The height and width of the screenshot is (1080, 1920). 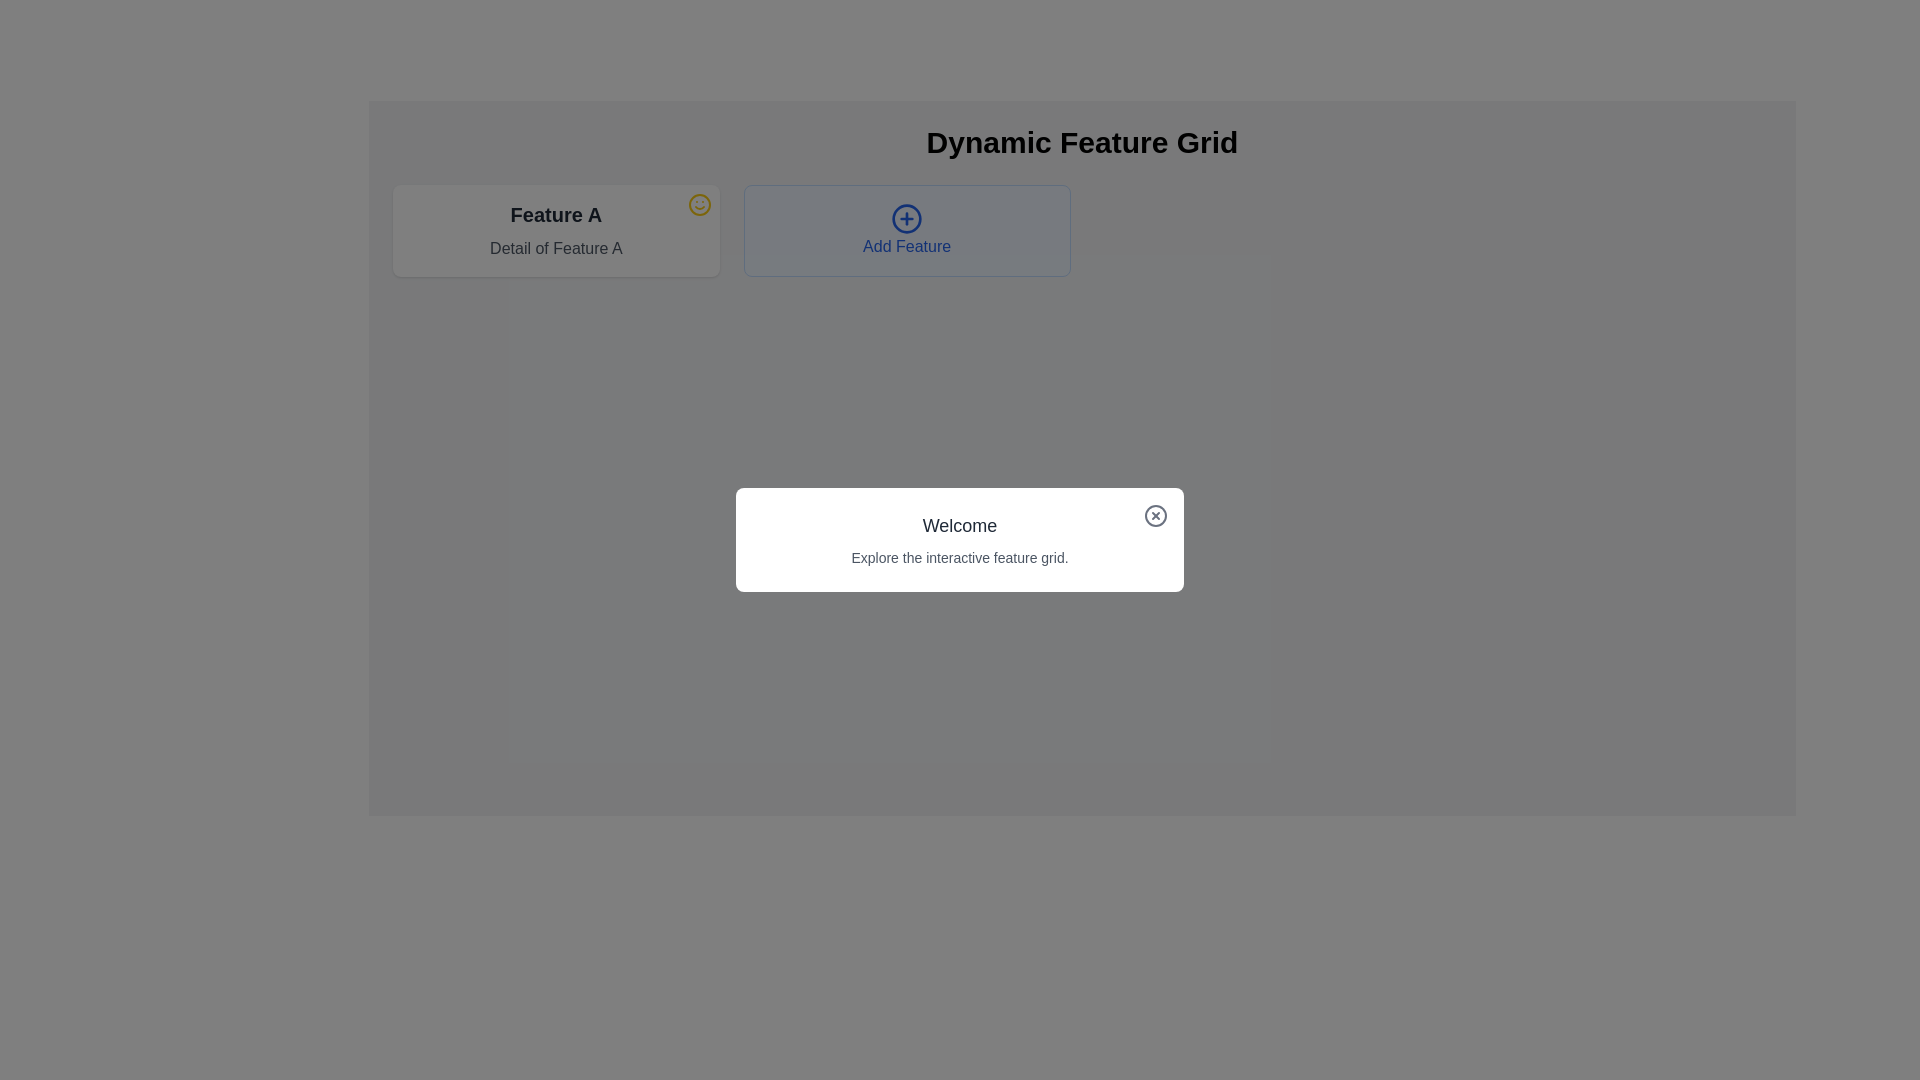 What do you see at coordinates (960, 558) in the screenshot?
I see `the textual element displaying 'Explore the interactive feature grid.' located directly below the 'Welcome' text within the modal box` at bounding box center [960, 558].